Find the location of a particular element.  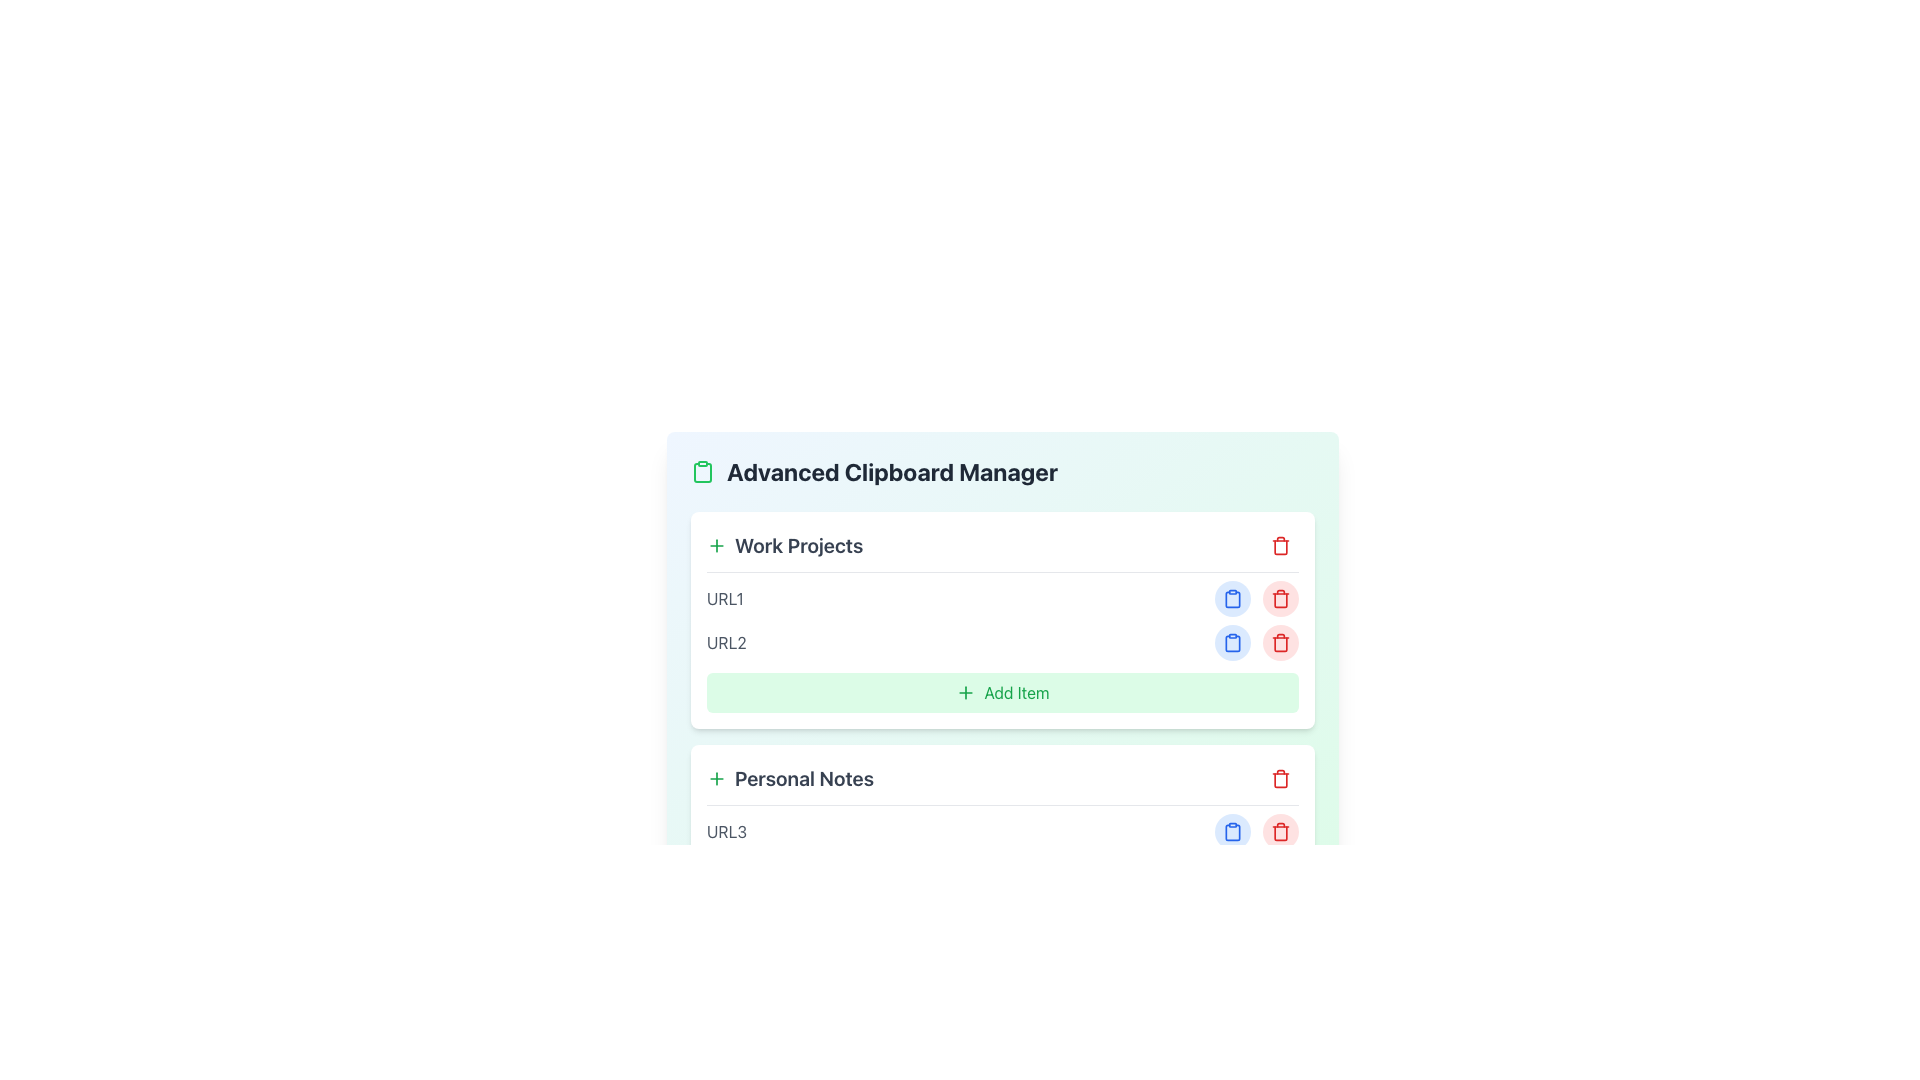

the trash icon within the 'Delete Group' button in the 'Work Projects' section is located at coordinates (1281, 546).